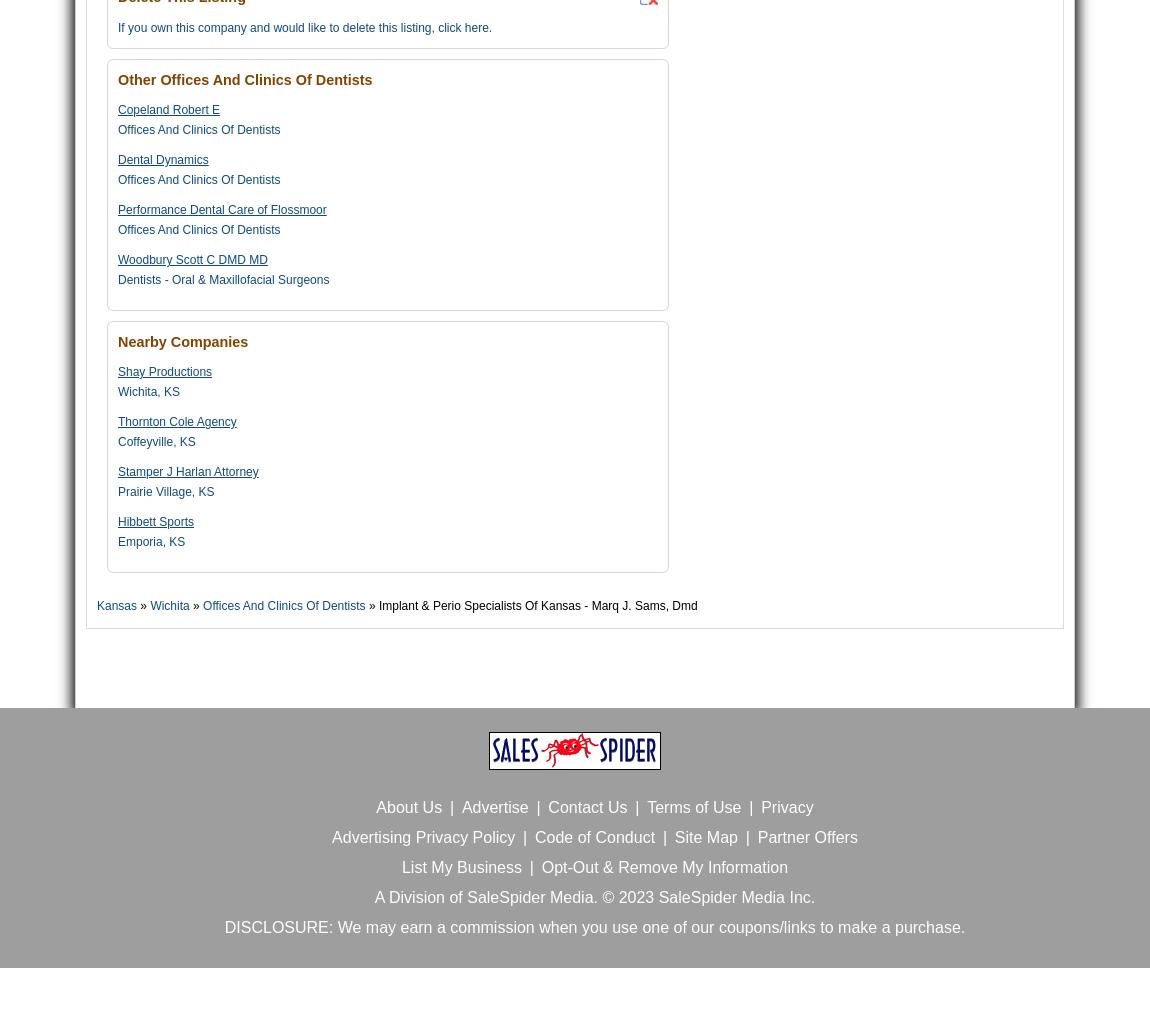 Image resolution: width=1150 pixels, height=1010 pixels. What do you see at coordinates (116, 279) in the screenshot?
I see `'Dentists - Oral & Maxillofacial Surgeons'` at bounding box center [116, 279].